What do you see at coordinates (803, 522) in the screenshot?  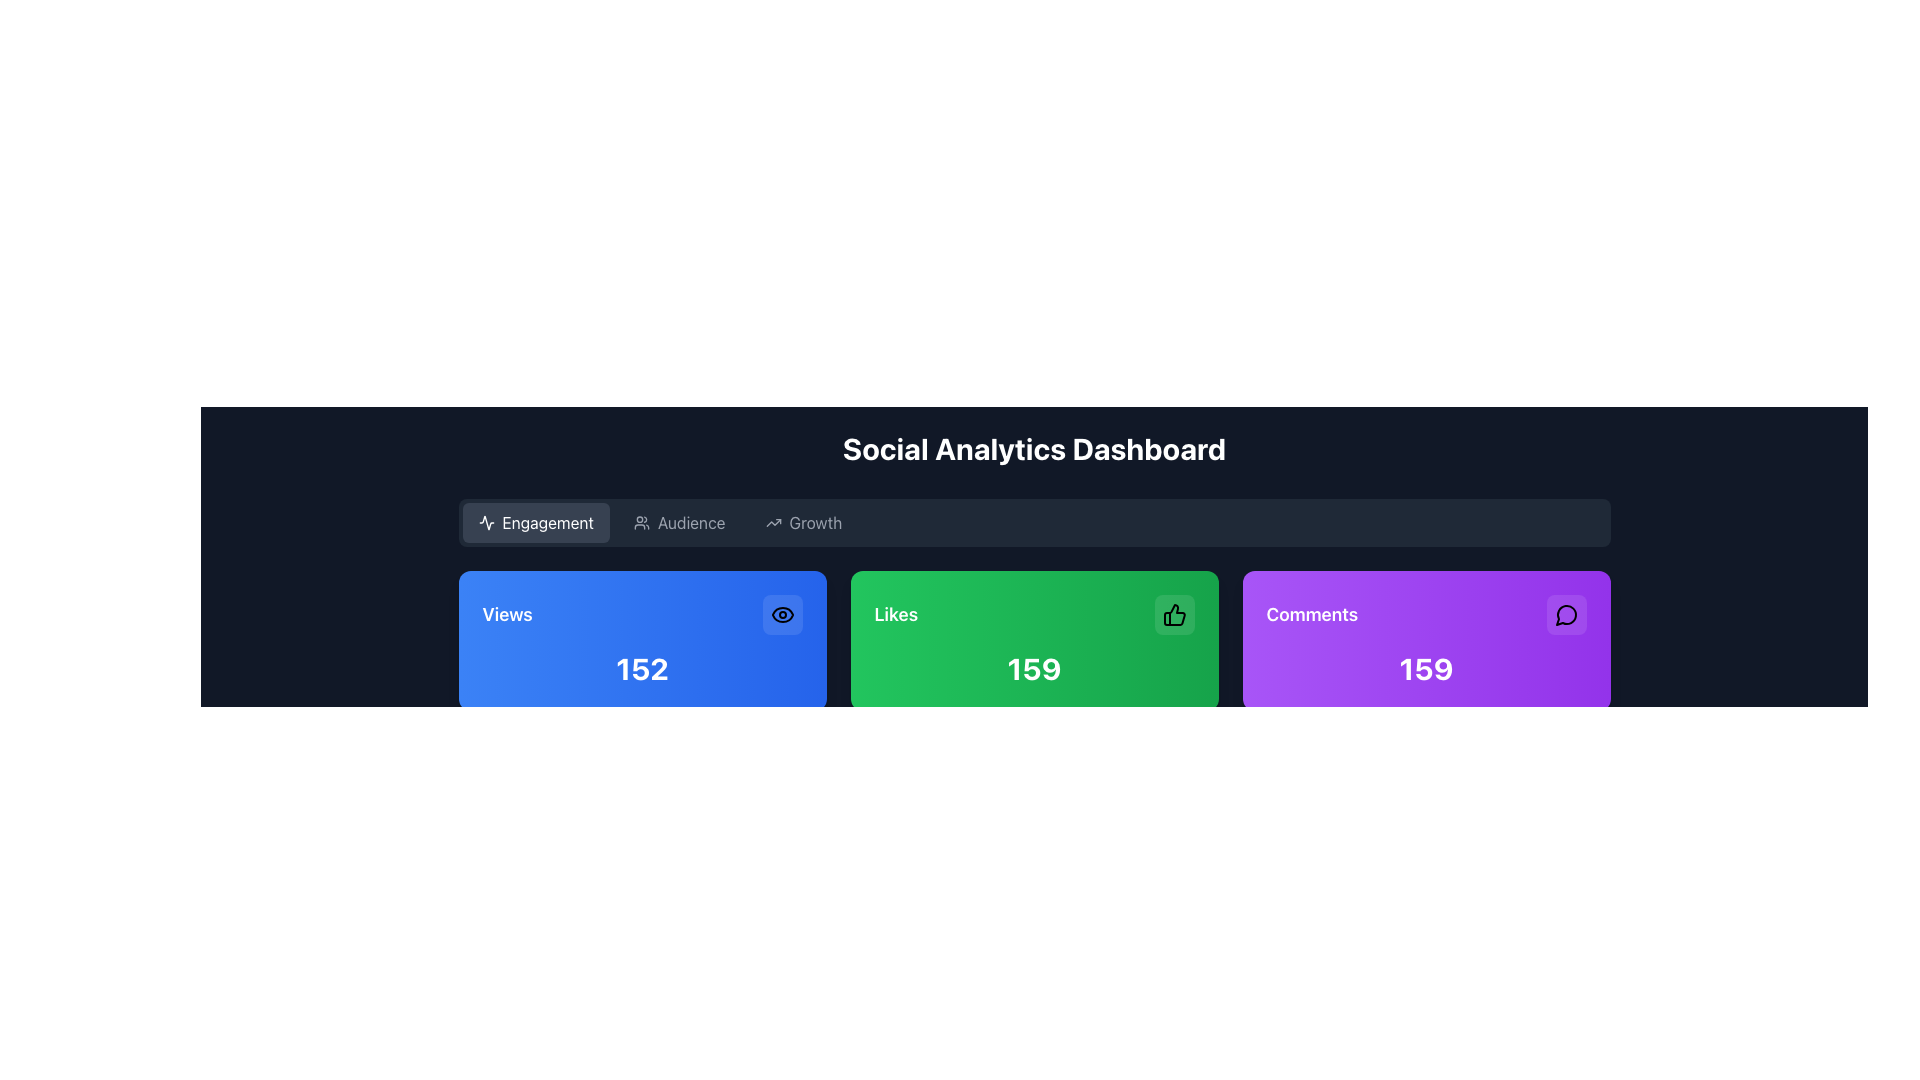 I see `the 'Growth' button` at bounding box center [803, 522].